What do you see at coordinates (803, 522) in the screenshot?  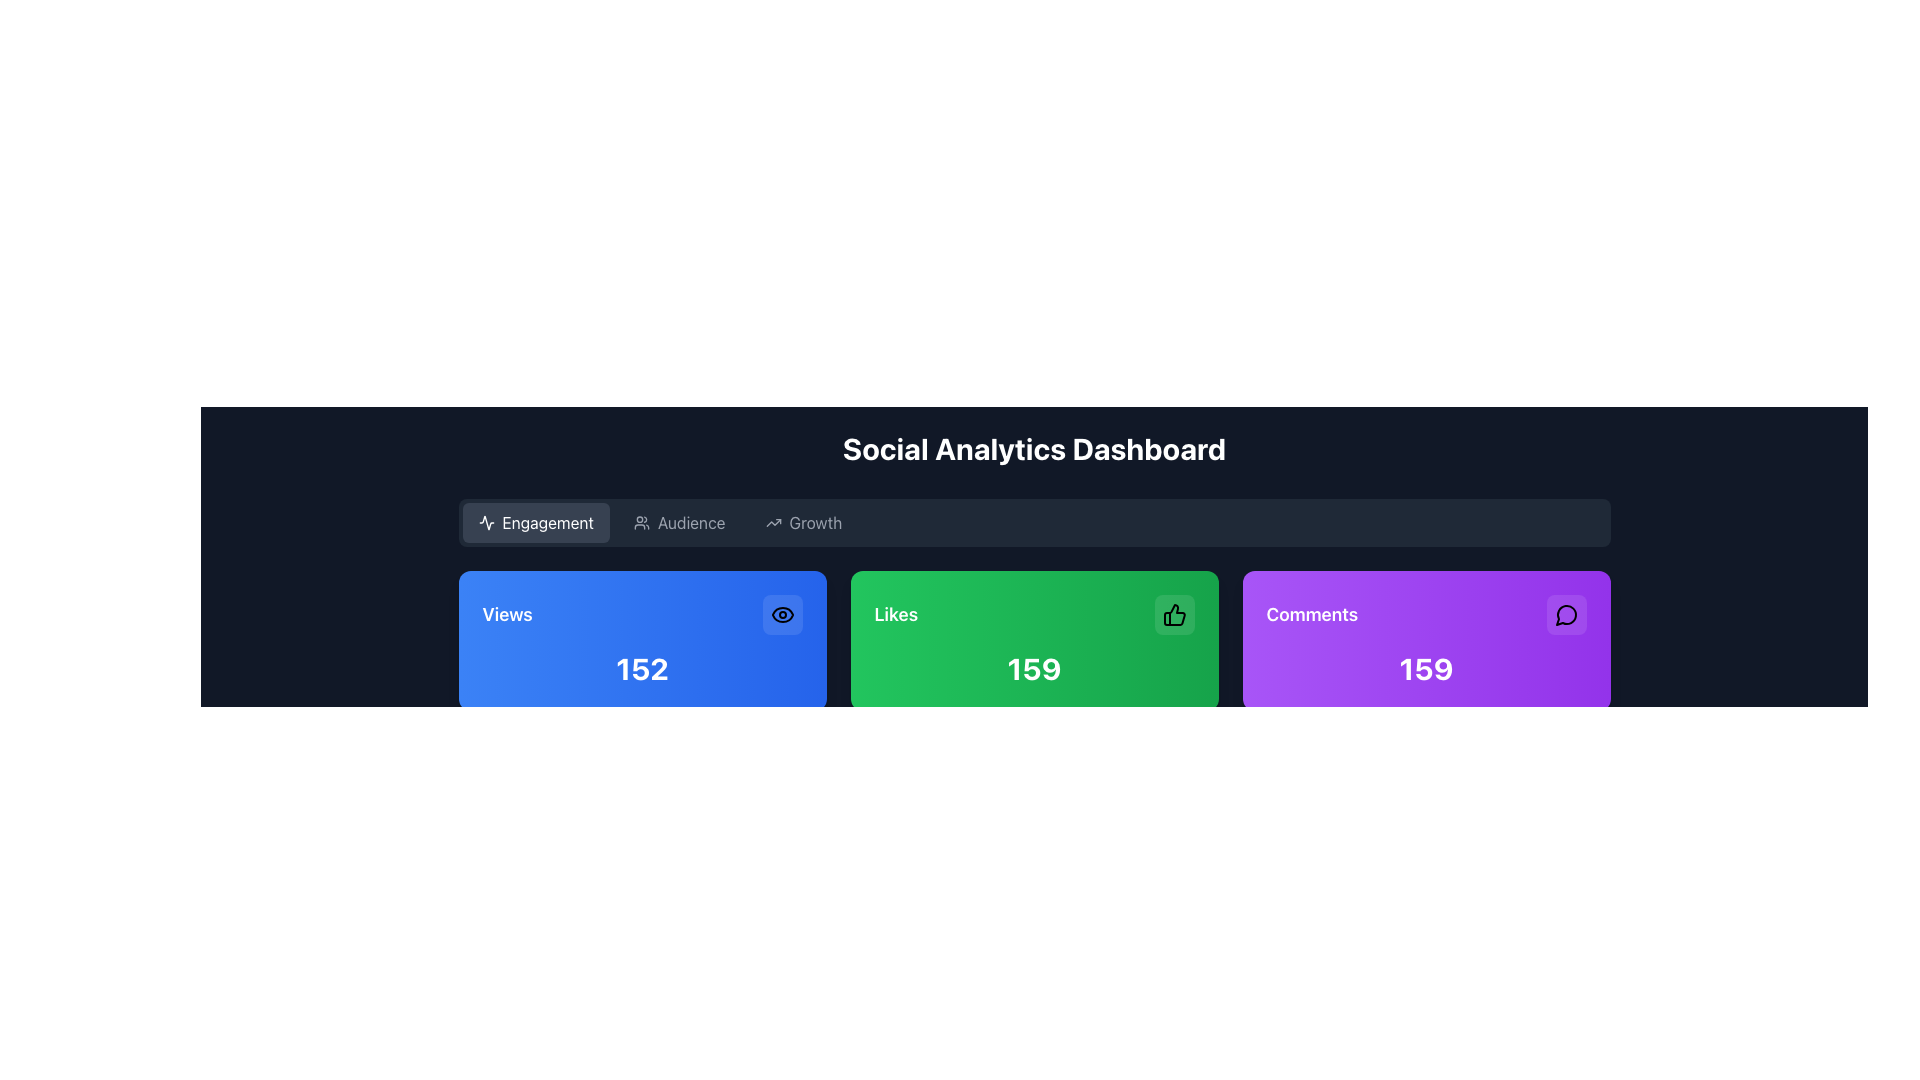 I see `the 'Growth' button` at bounding box center [803, 522].